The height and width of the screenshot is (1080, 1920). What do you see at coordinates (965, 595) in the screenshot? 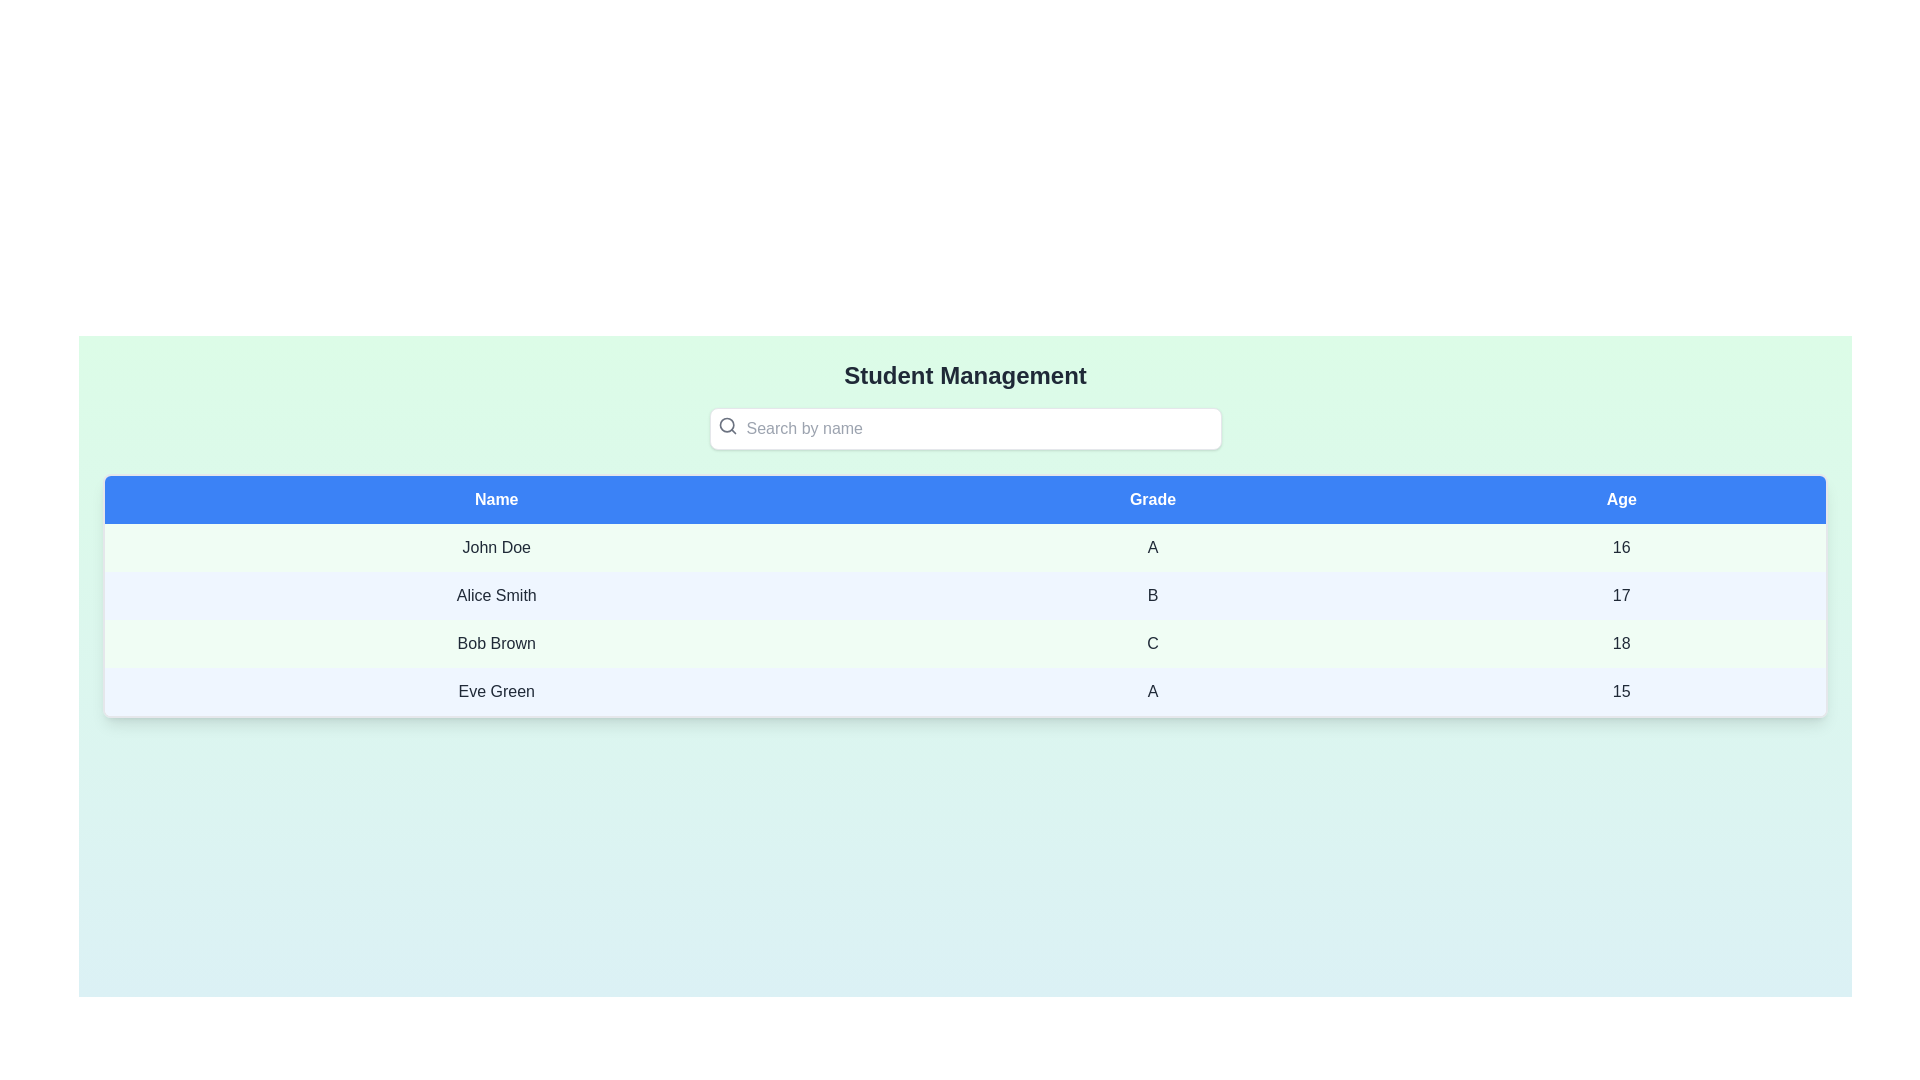
I see `the second row in the data table, which contains 'Alice Smith', grade 'B', and age '17'` at bounding box center [965, 595].